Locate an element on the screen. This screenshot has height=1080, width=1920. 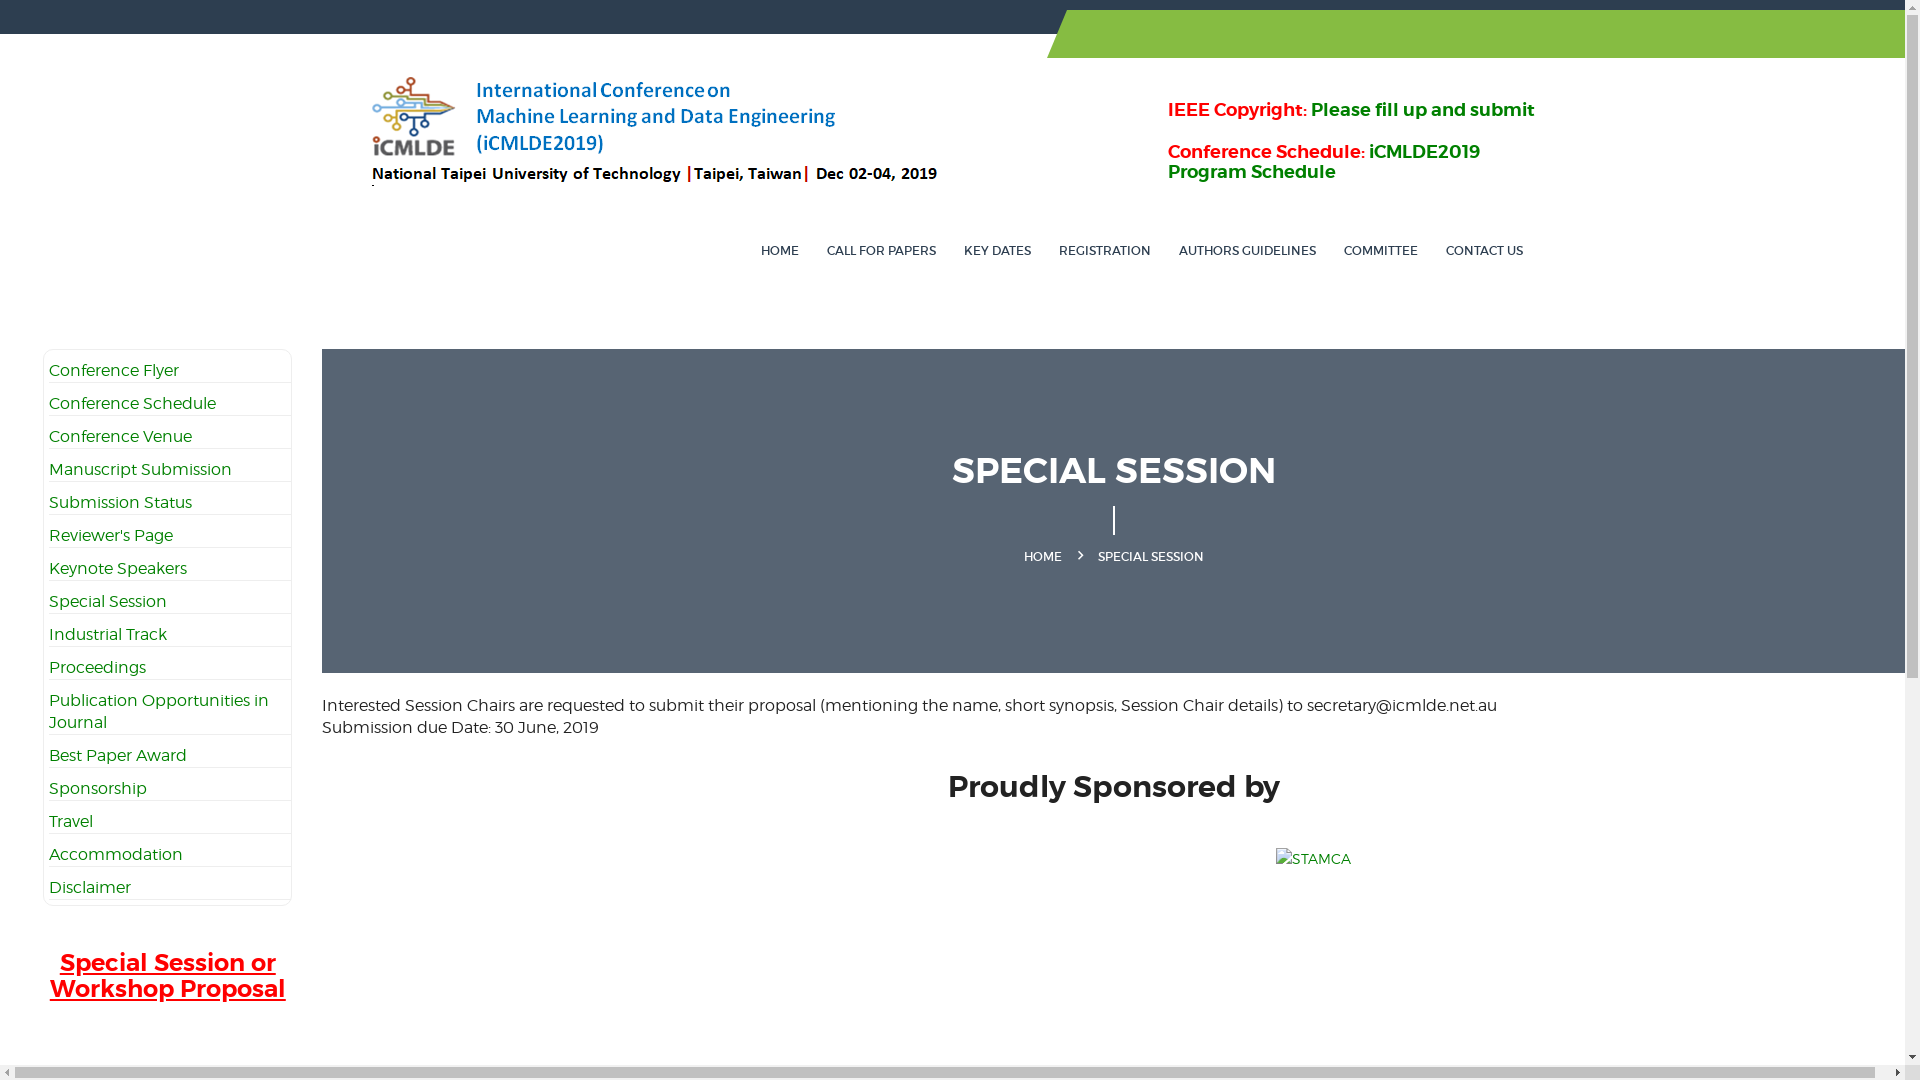
'Special Session or Workshop Proposal' is located at coordinates (43, 985).